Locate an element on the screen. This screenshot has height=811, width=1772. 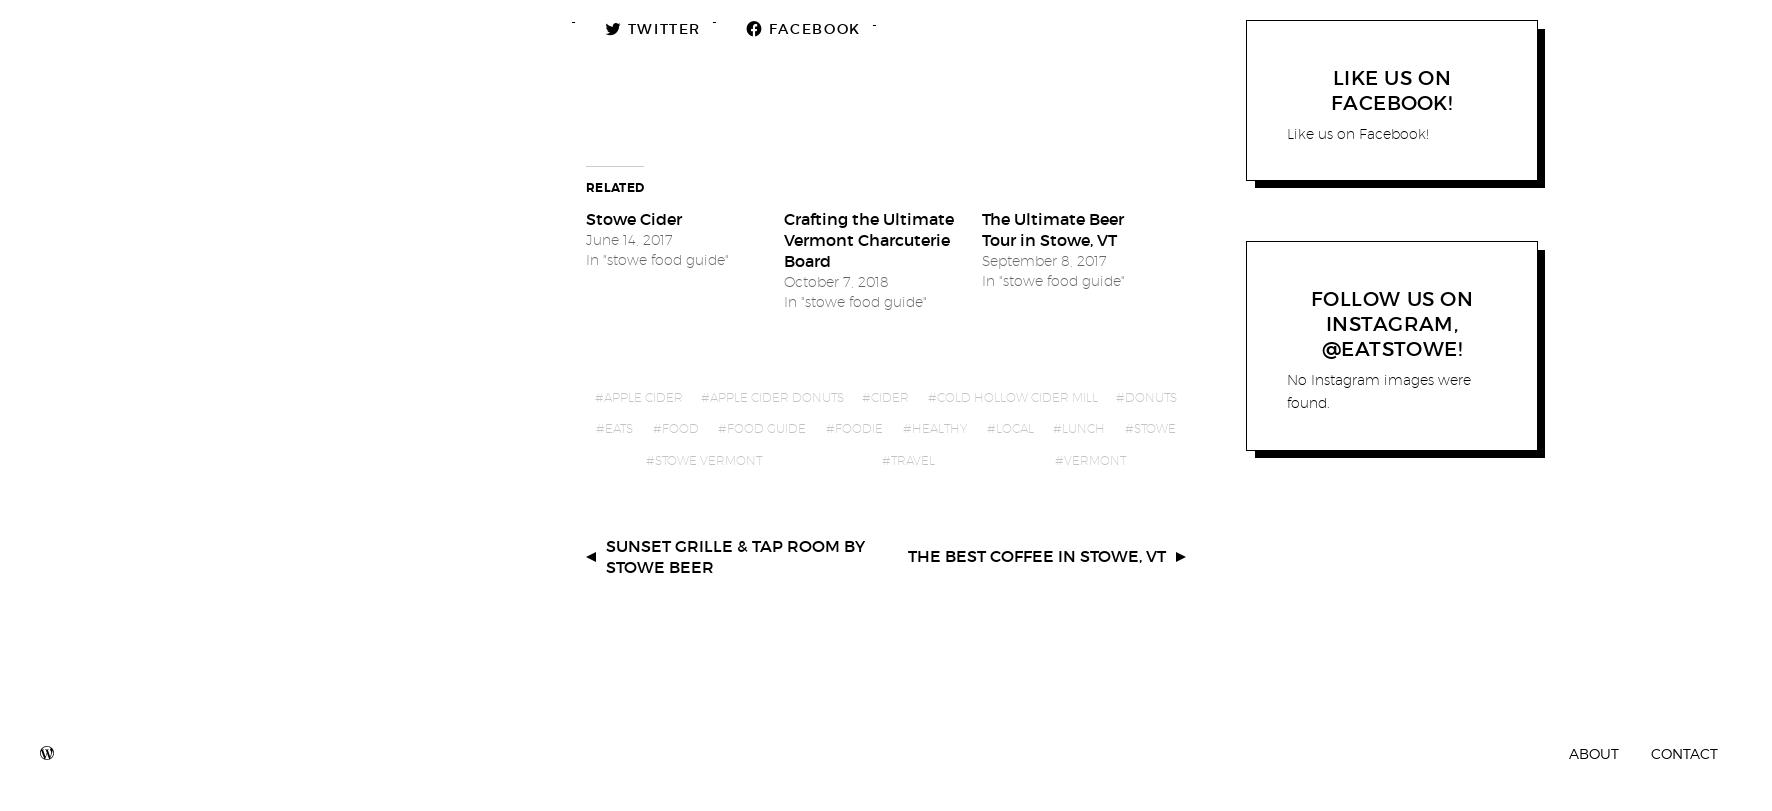
'The Best Coffee in Stowe, VT' is located at coordinates (1036, 555).